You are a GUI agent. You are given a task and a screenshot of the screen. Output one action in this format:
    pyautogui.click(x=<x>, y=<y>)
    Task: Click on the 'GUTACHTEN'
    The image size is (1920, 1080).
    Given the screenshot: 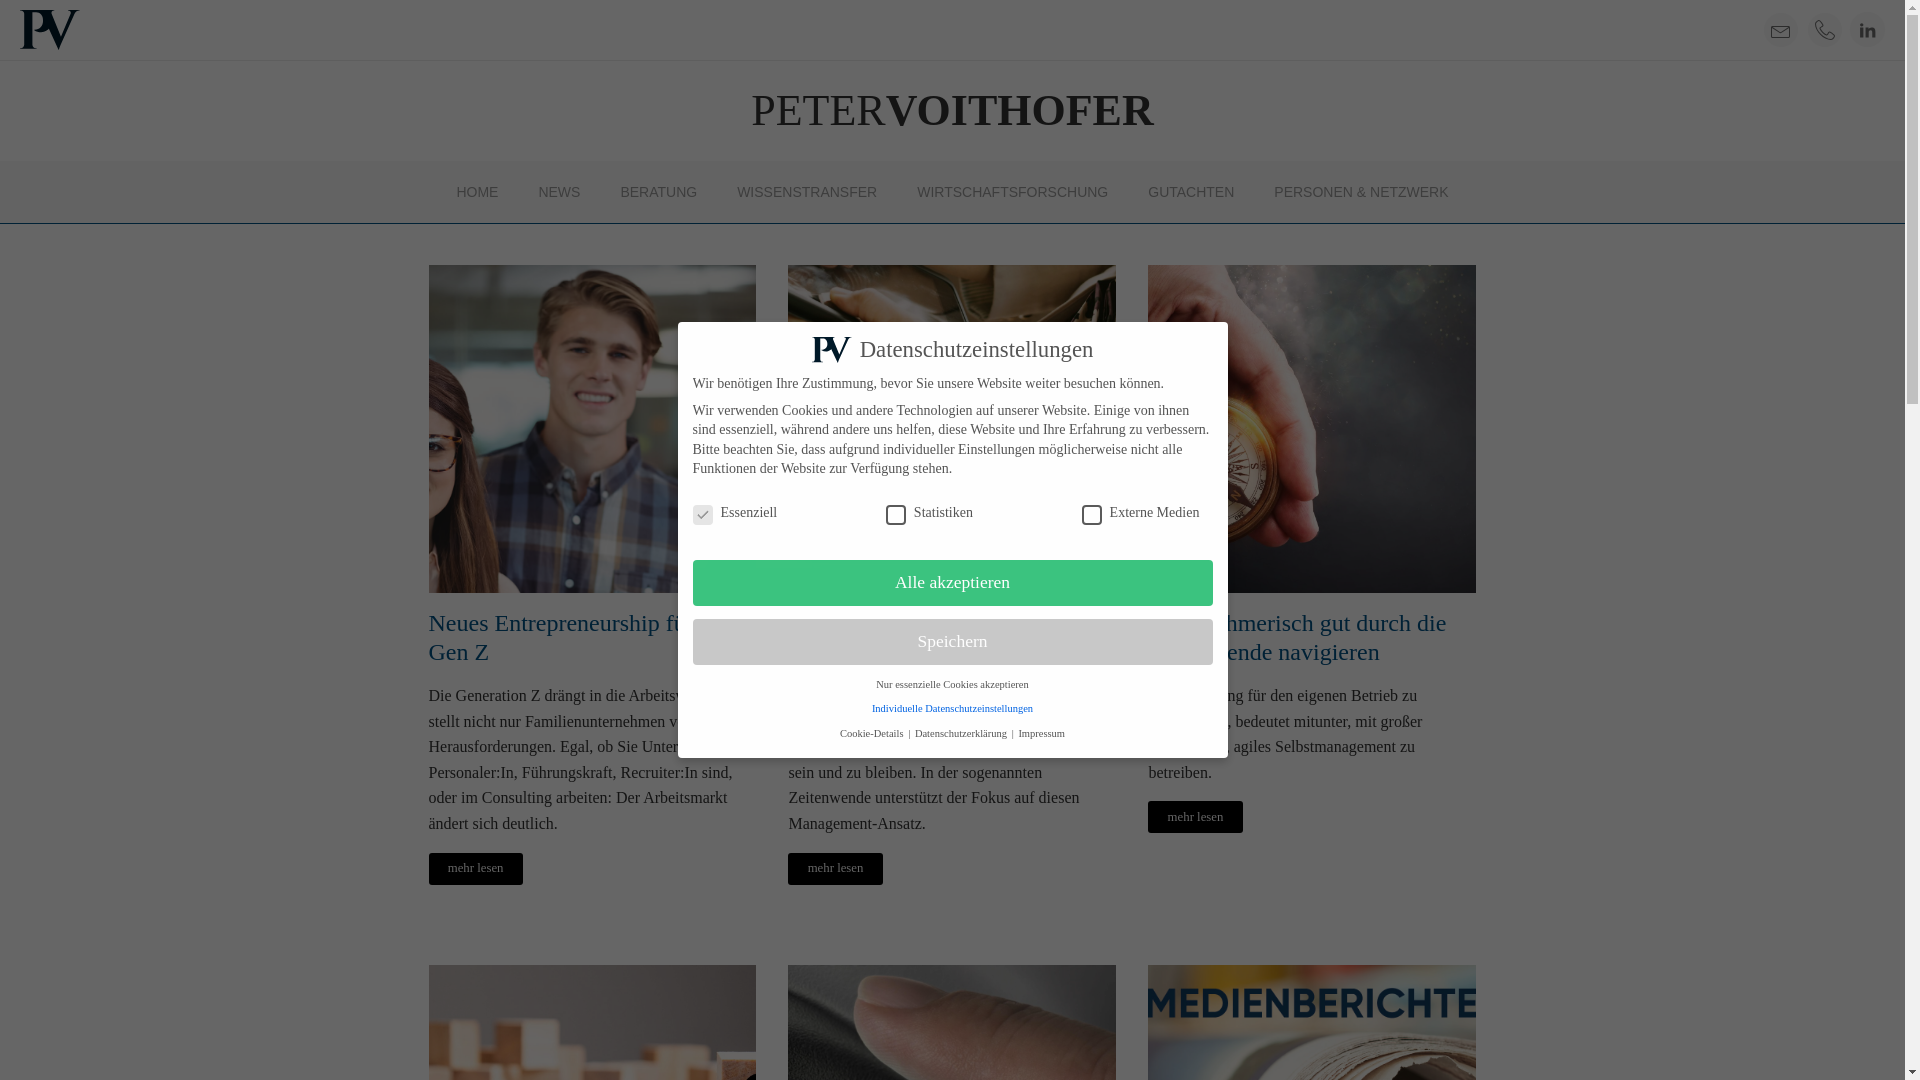 What is the action you would take?
    pyautogui.click(x=1190, y=192)
    